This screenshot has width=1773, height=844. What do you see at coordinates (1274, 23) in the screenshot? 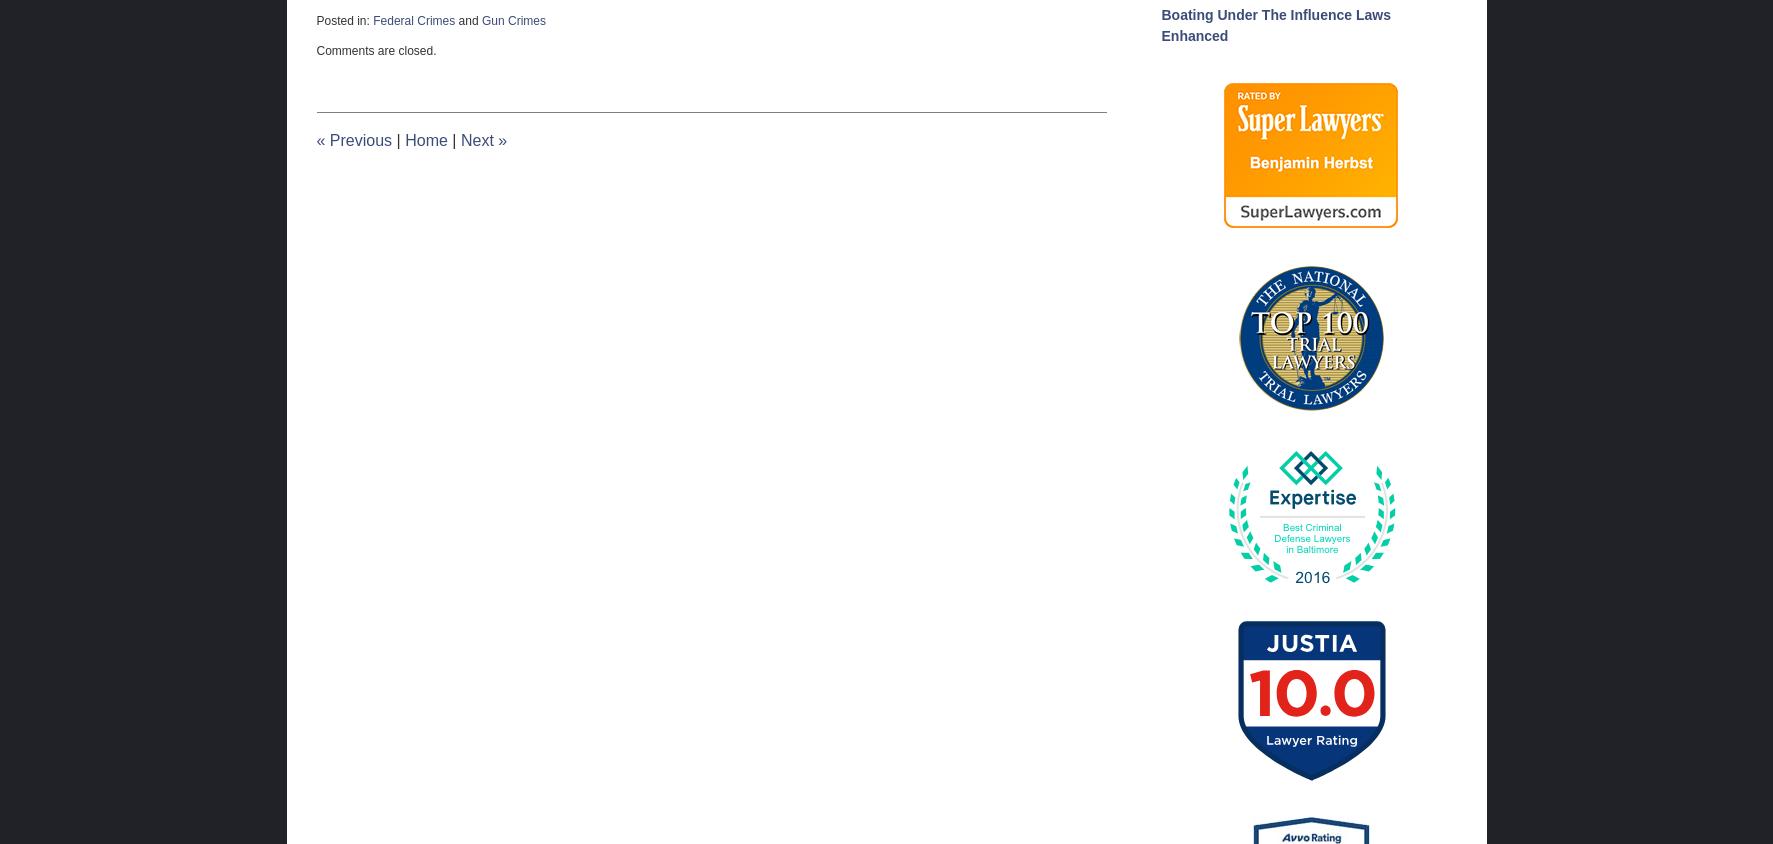
I see `'Boating Under the Influence Laws Enhanced'` at bounding box center [1274, 23].